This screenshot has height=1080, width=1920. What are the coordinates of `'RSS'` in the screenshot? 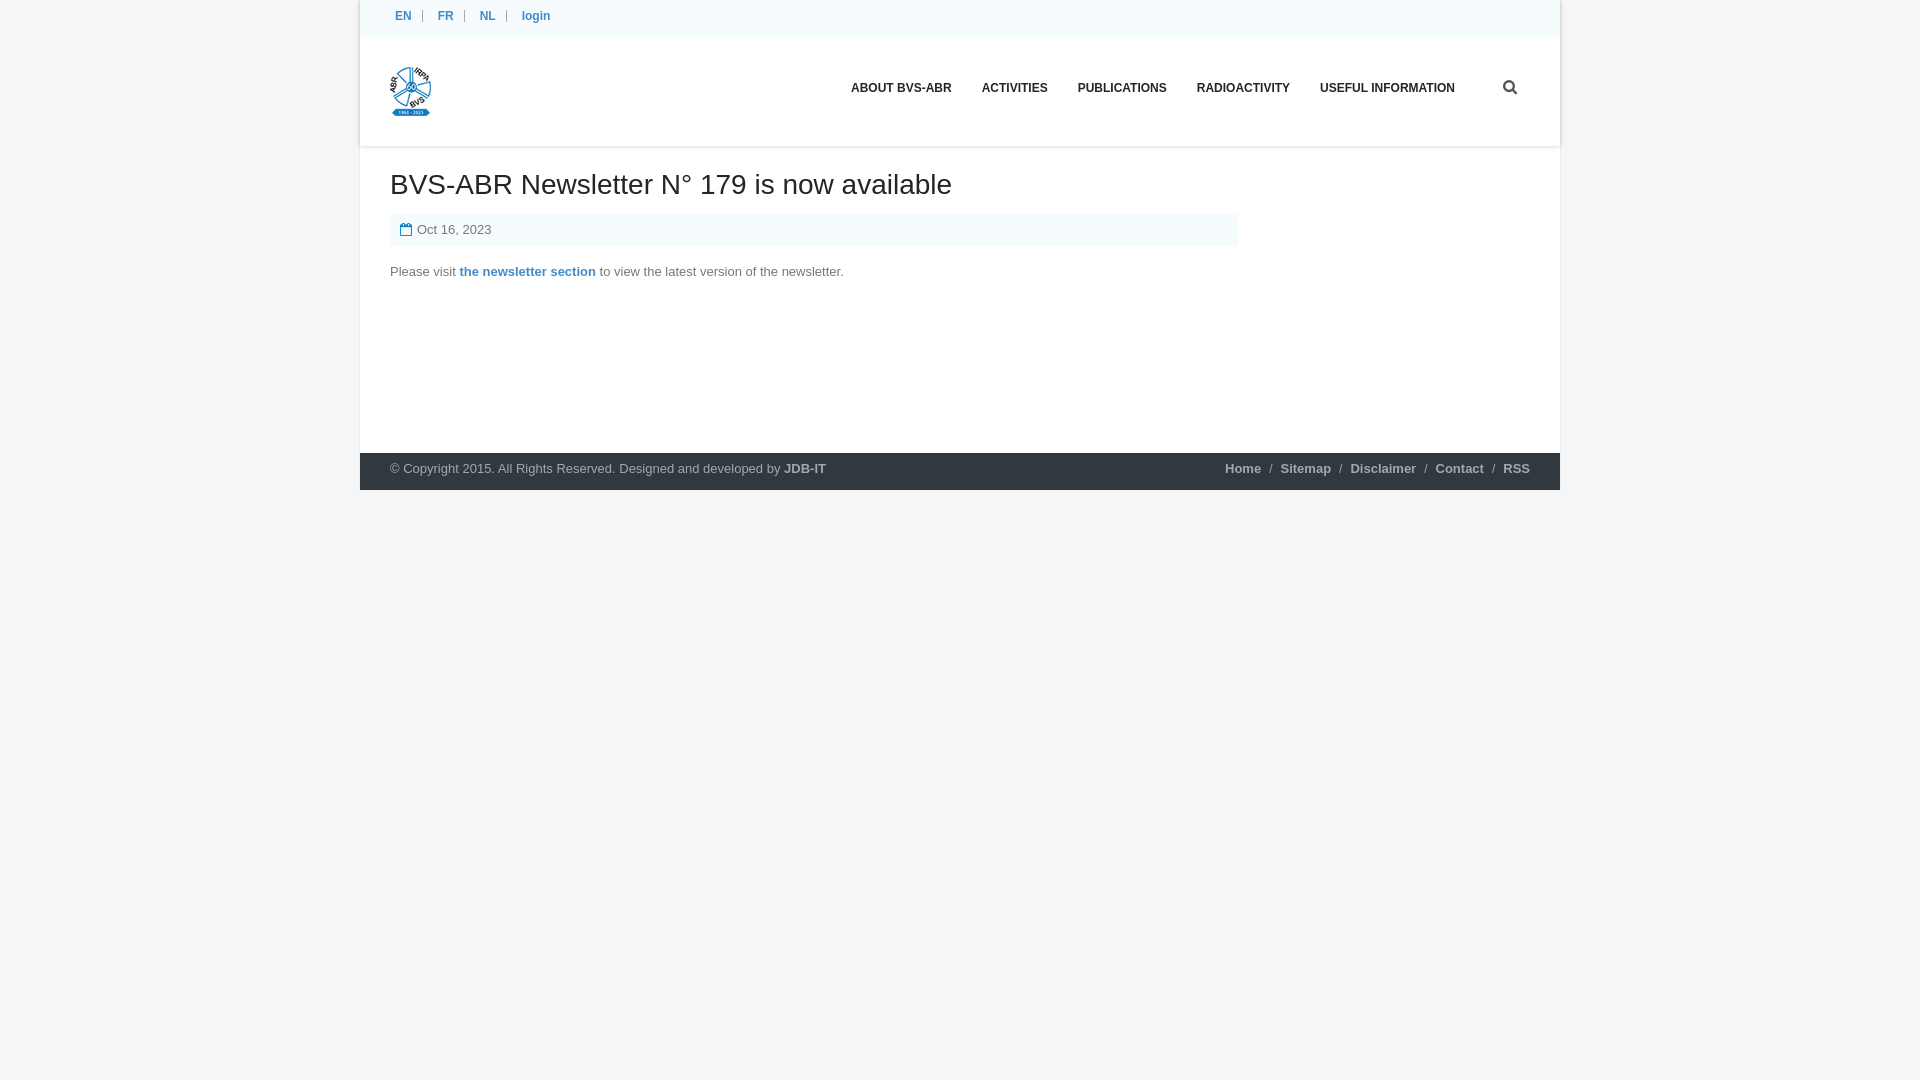 It's located at (1516, 468).